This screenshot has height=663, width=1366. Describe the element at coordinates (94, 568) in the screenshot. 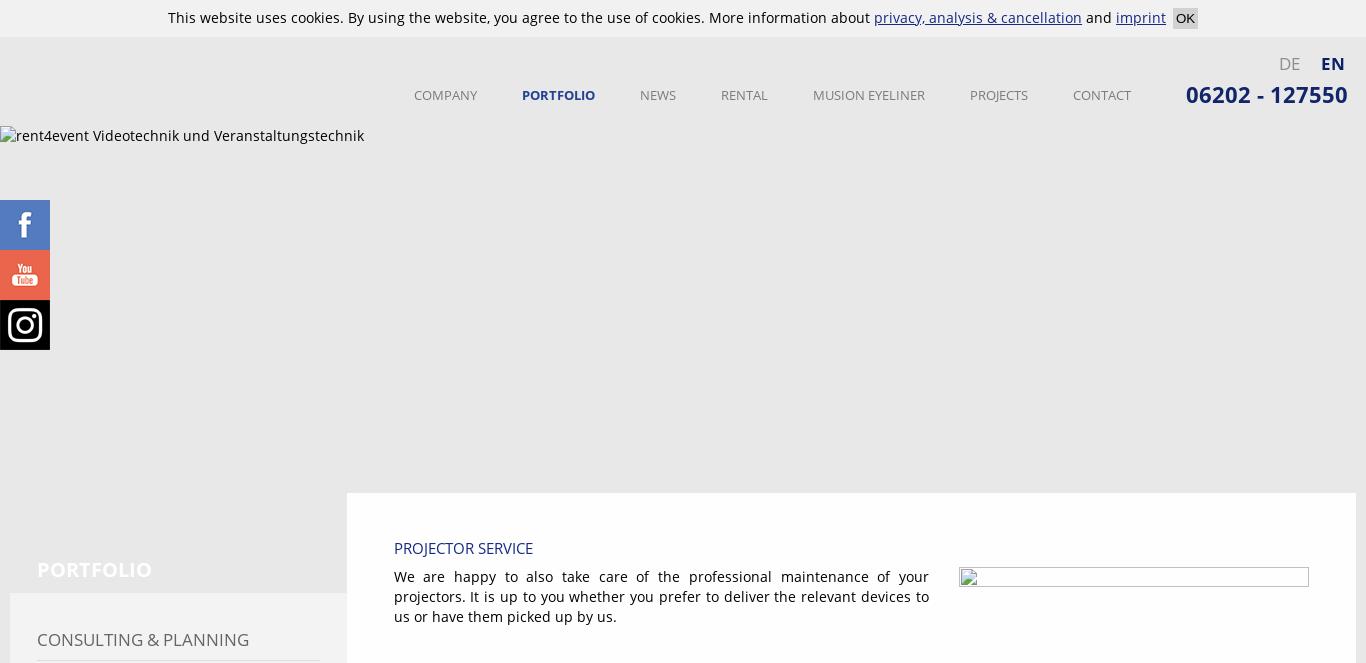

I see `'Portfolio'` at that location.